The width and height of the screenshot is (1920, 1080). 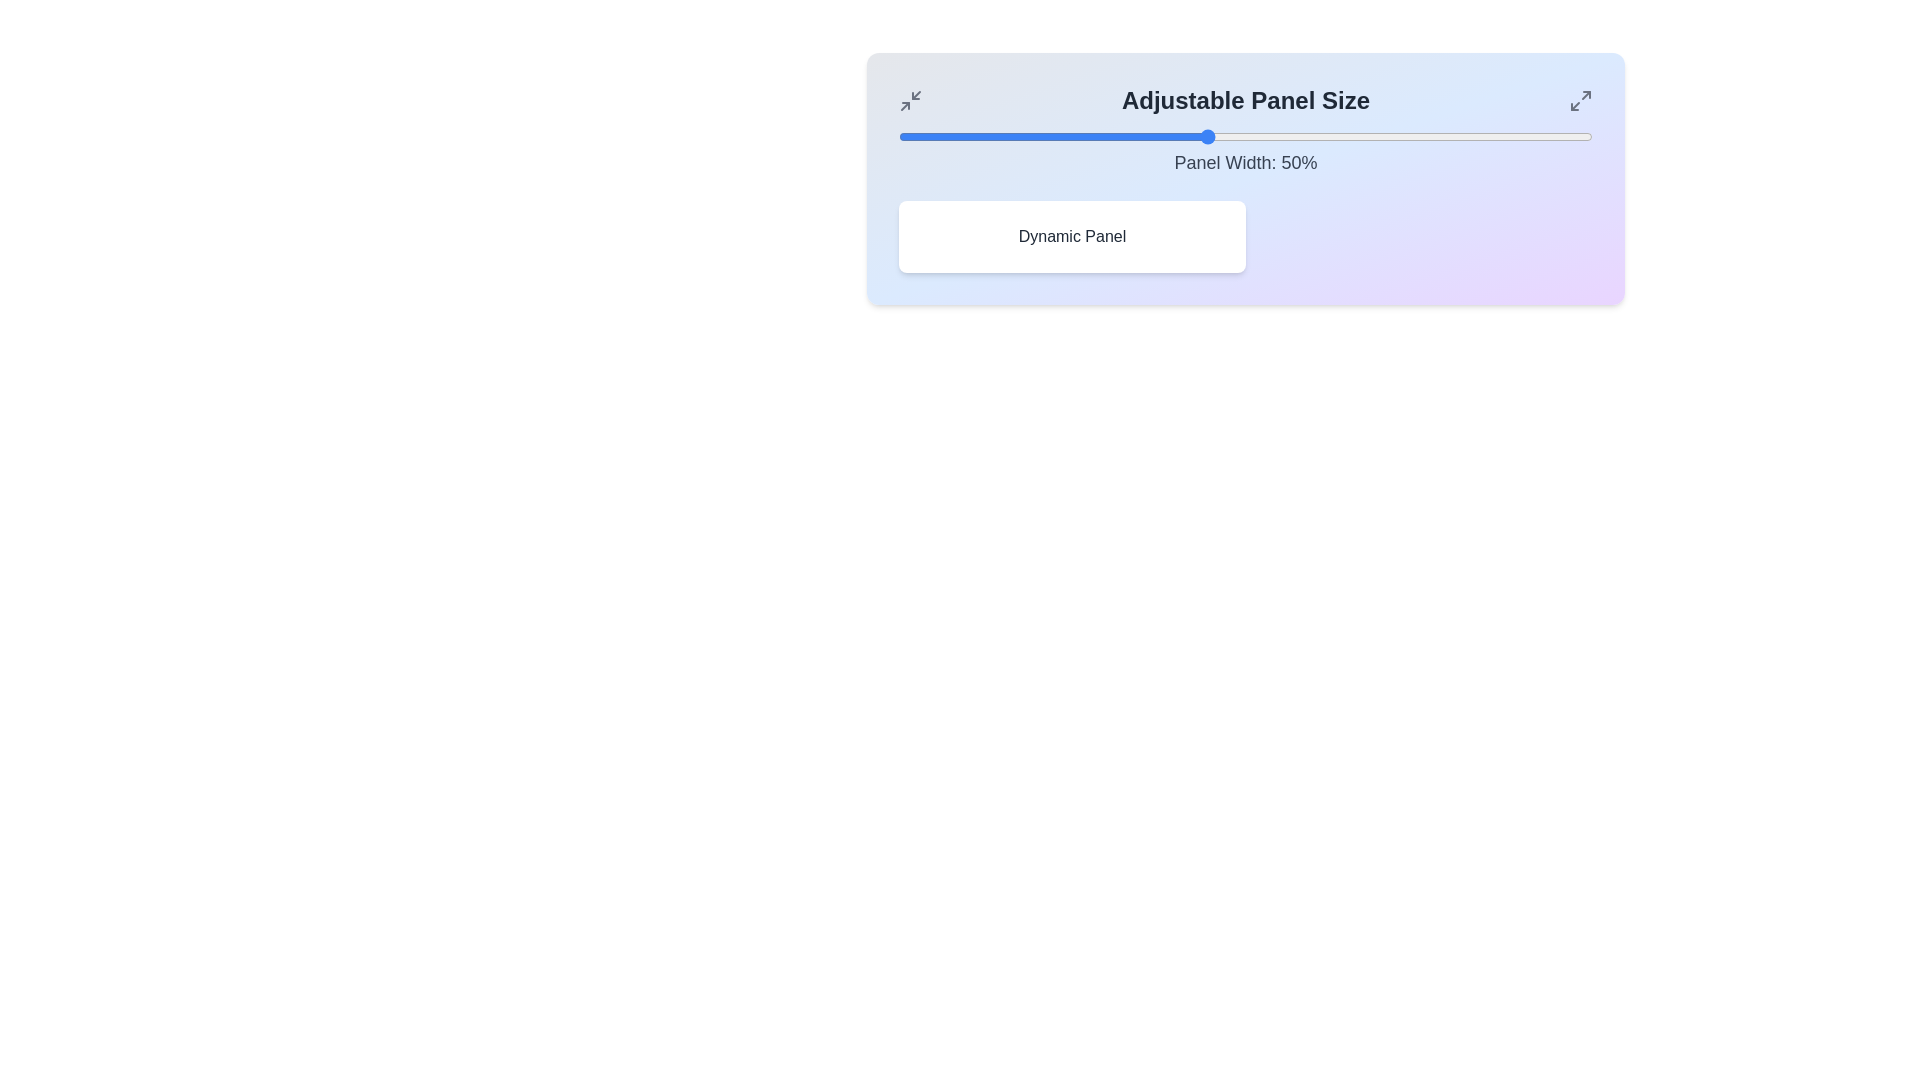 I want to click on the slider value, so click(x=1576, y=136).